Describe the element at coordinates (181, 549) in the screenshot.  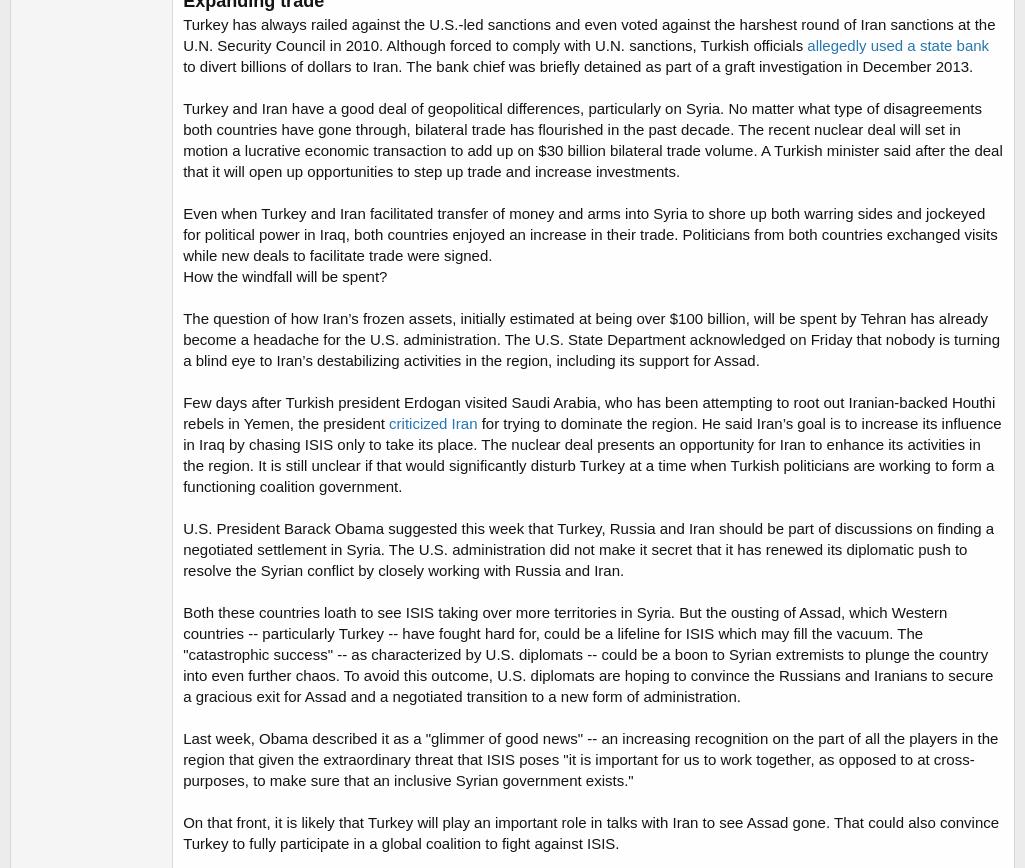
I see `'U.S. President Barack Obama suggested this week that Turkey, Russia and Iran should be part of discussions on finding a negotiated settlement in Syria. The U.S. administration did not make it secret that it has renewed its diplomatic push to resolve the Syrian conflict by closely working with Russia and Iran.'` at that location.